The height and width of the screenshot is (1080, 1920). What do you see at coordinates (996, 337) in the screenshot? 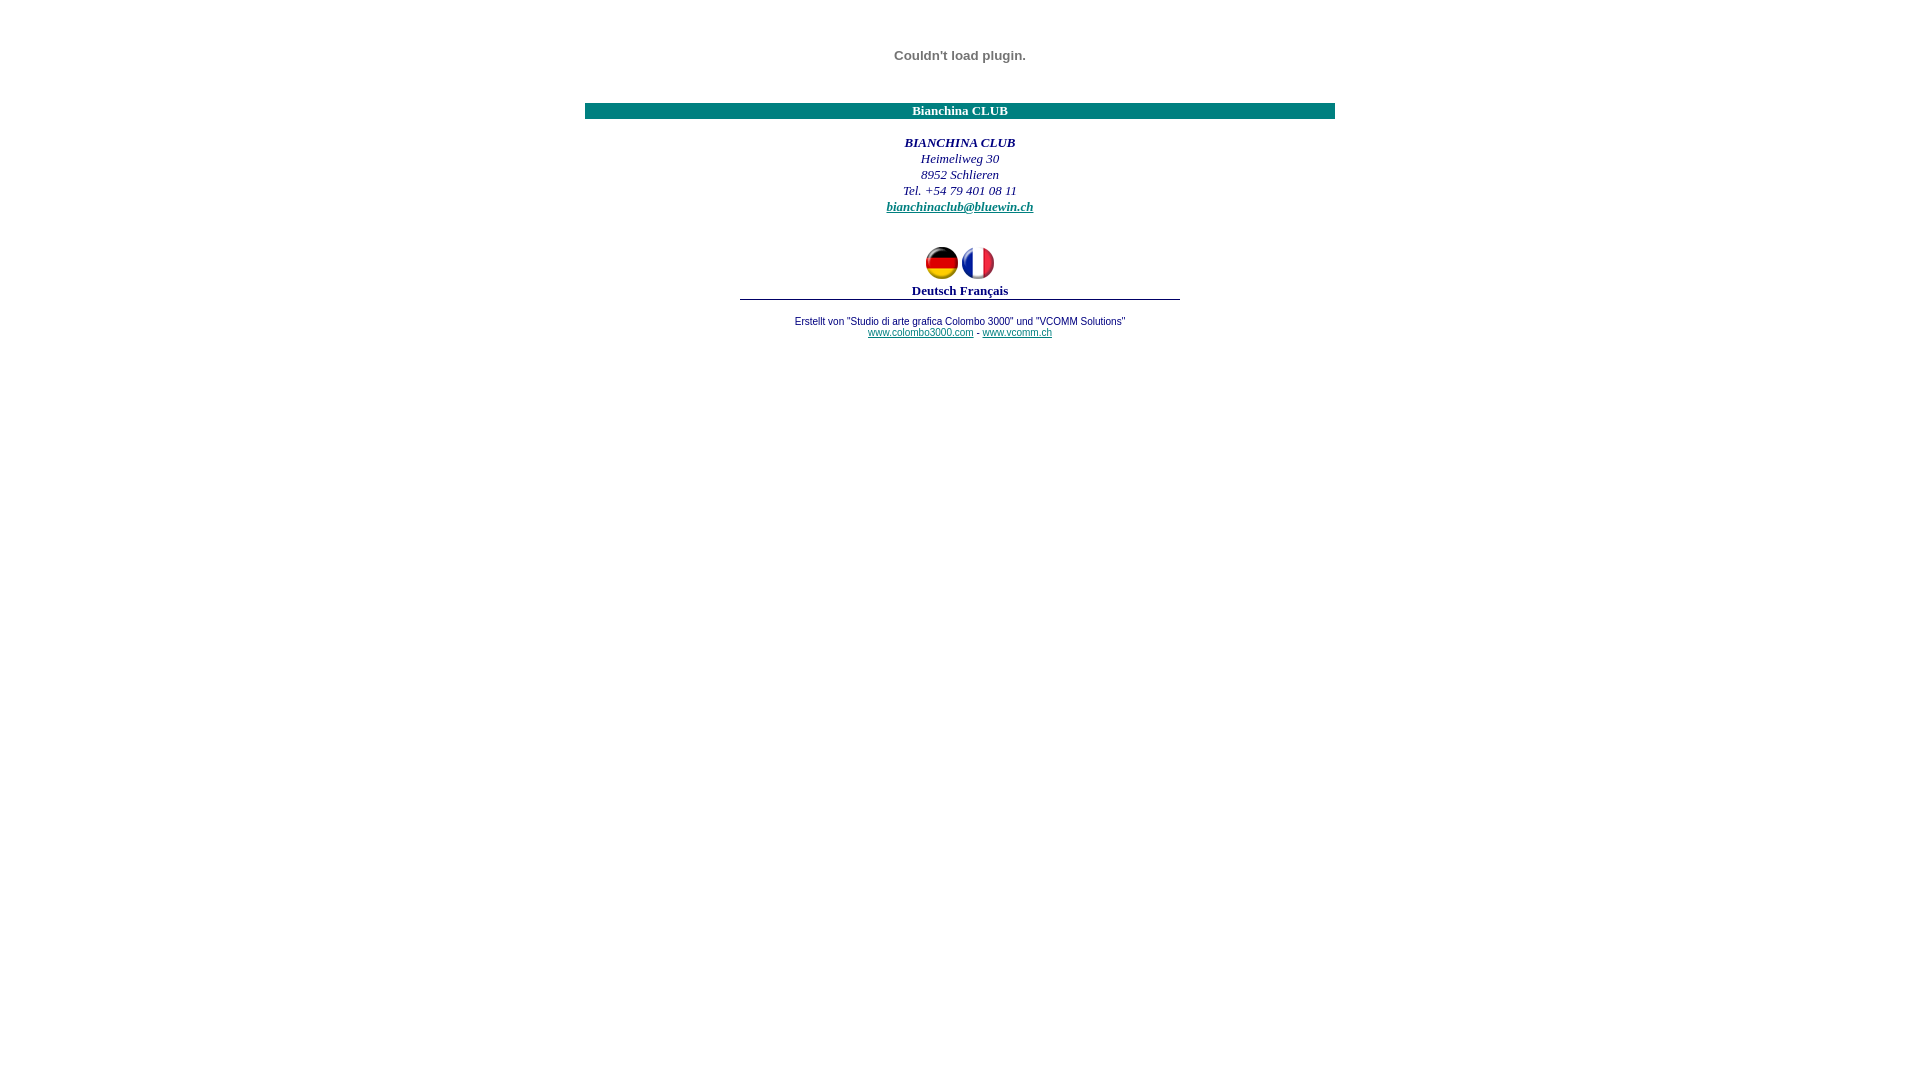
I see `'www.colombo3000.com'` at bounding box center [996, 337].